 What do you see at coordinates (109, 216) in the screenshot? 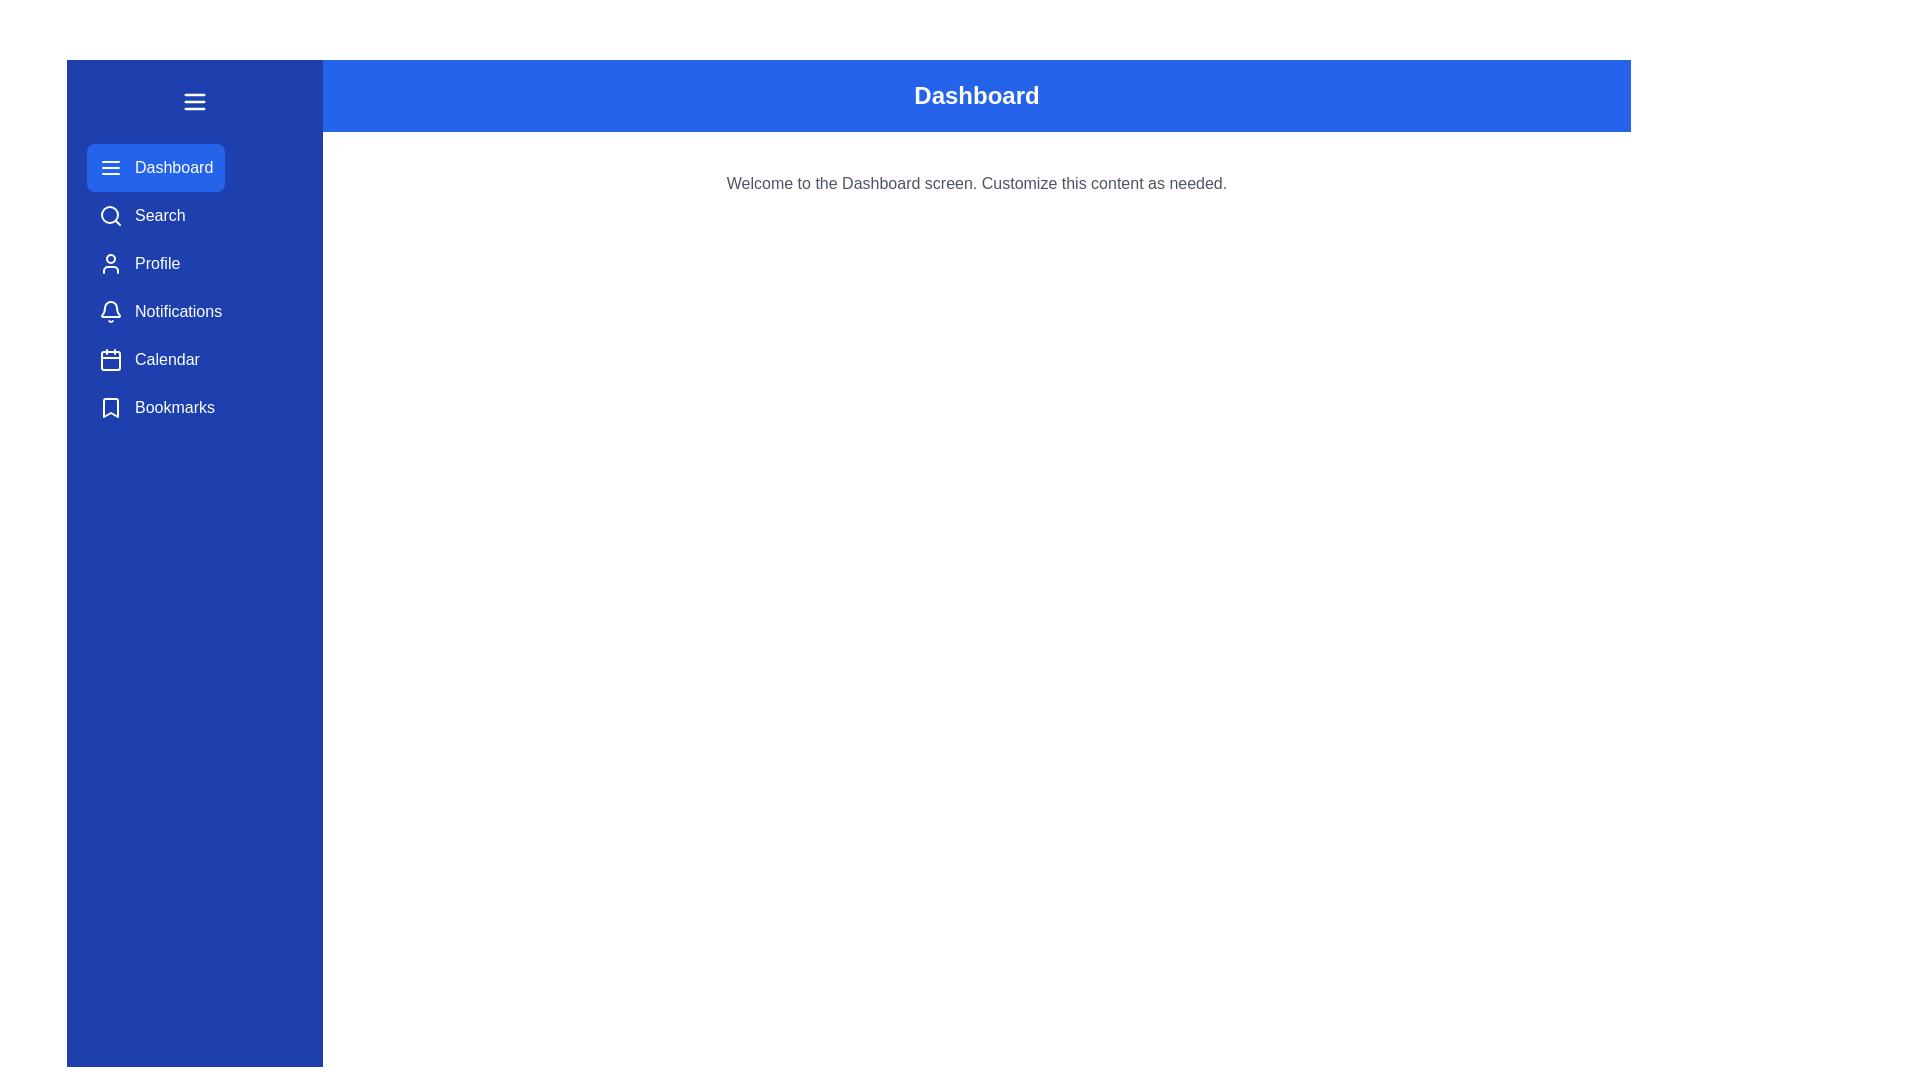
I see `the search icon located in the second item of the vertical sidebar navigation menu, adjacent to the 'Search' text label` at bounding box center [109, 216].